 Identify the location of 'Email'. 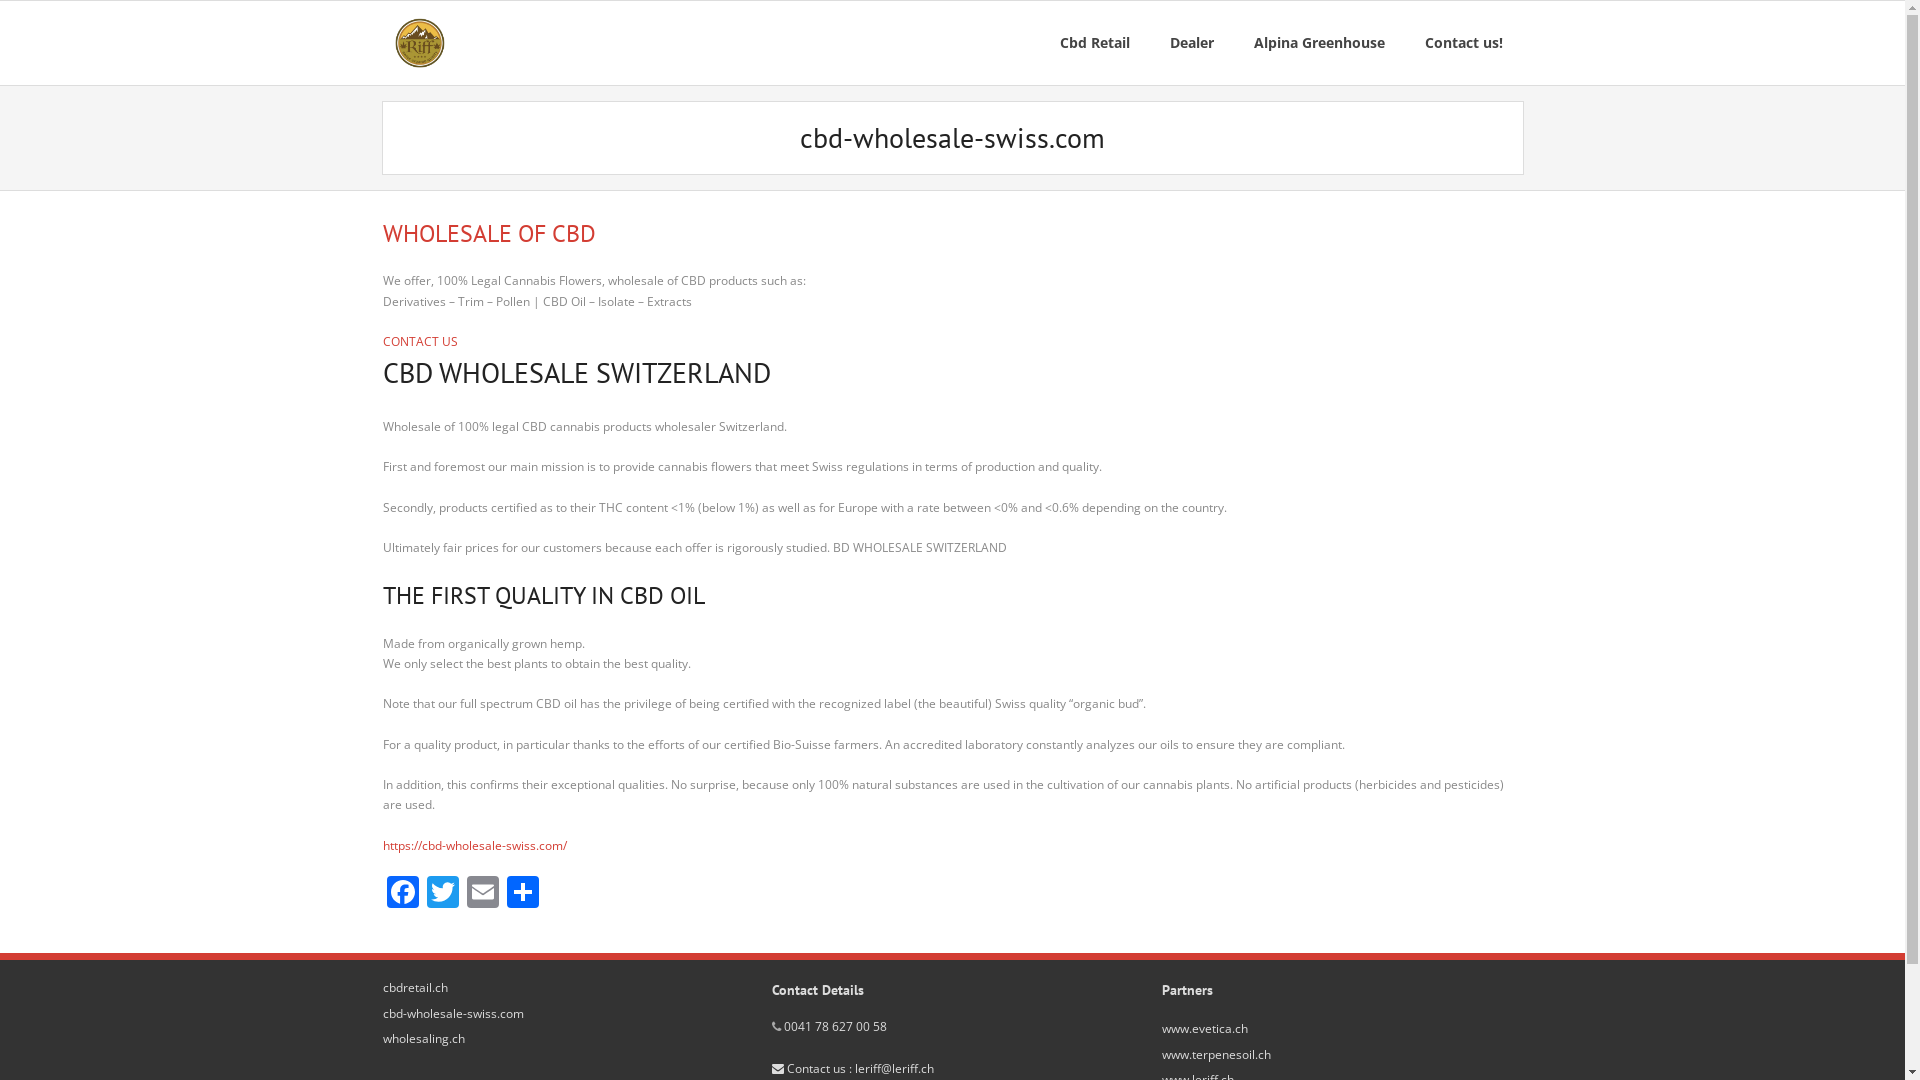
(481, 893).